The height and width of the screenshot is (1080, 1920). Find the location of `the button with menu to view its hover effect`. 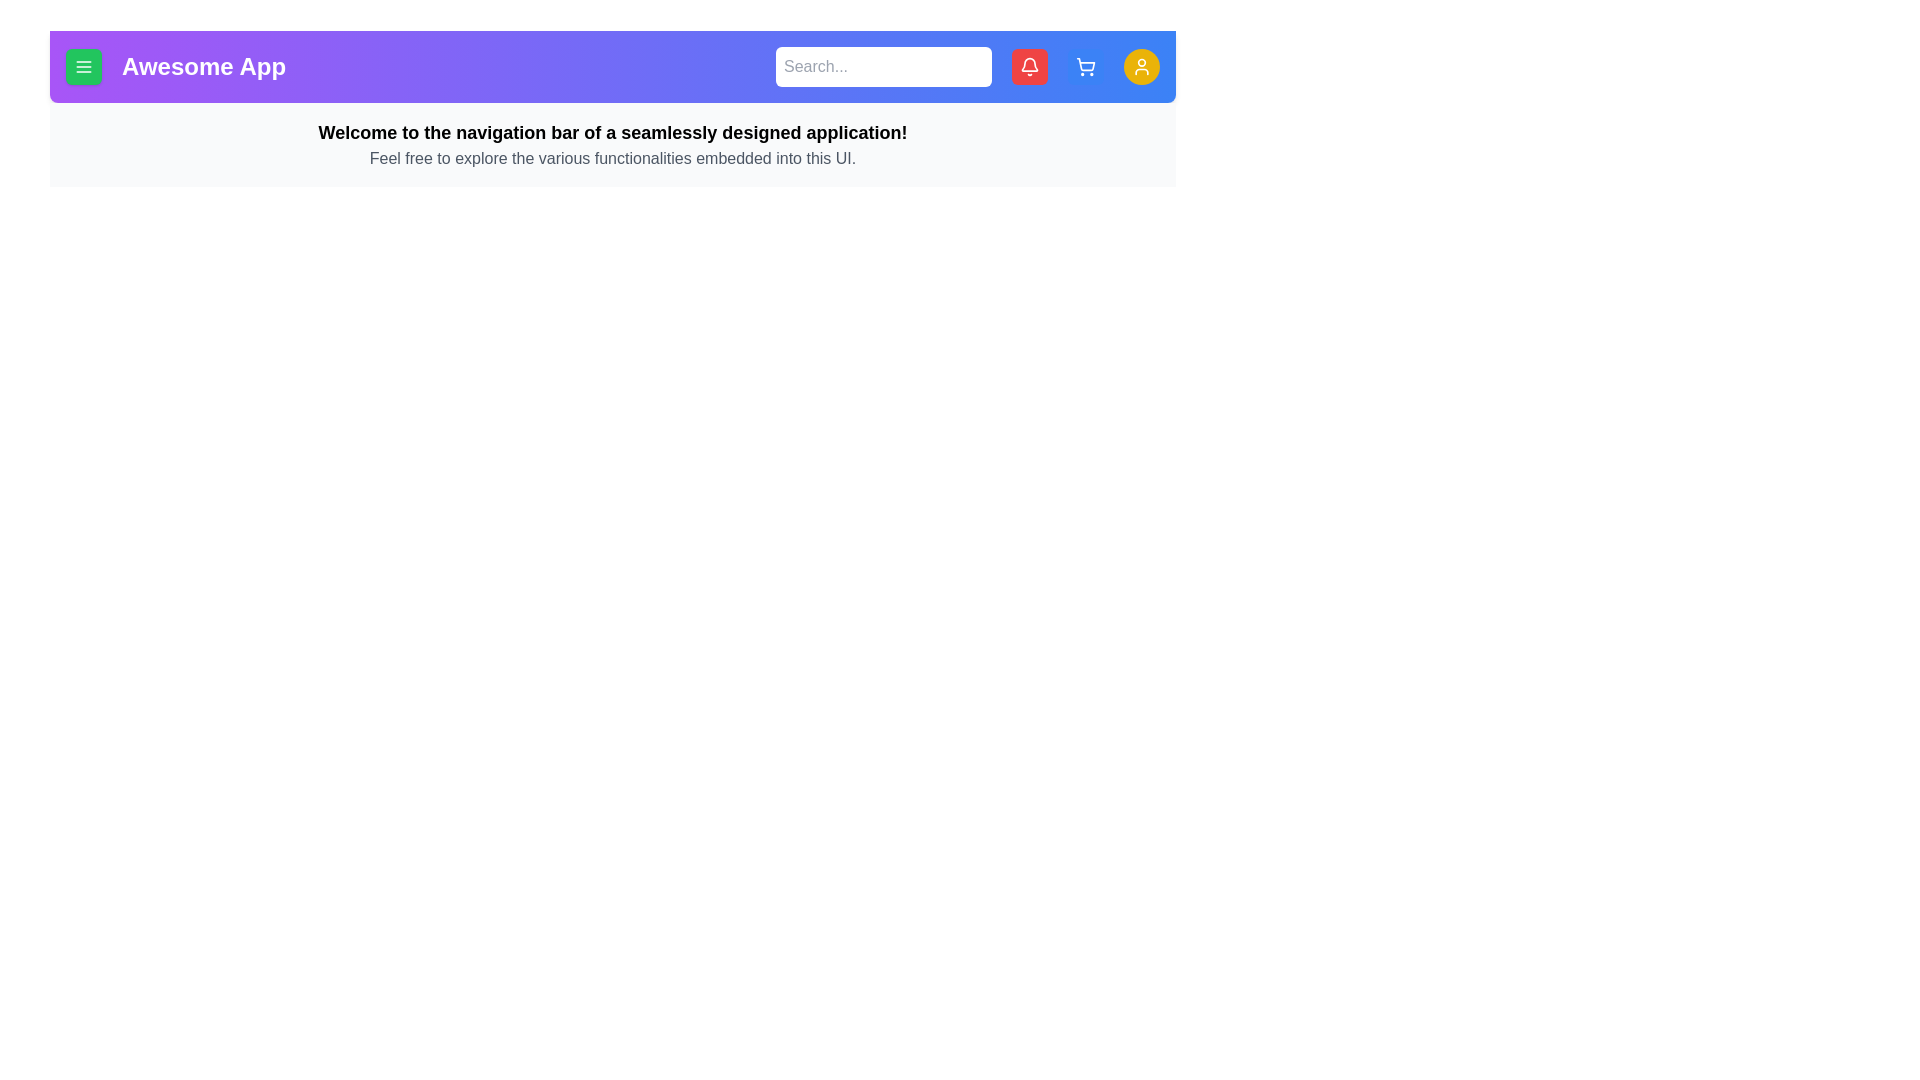

the button with menu to view its hover effect is located at coordinates (82, 65).